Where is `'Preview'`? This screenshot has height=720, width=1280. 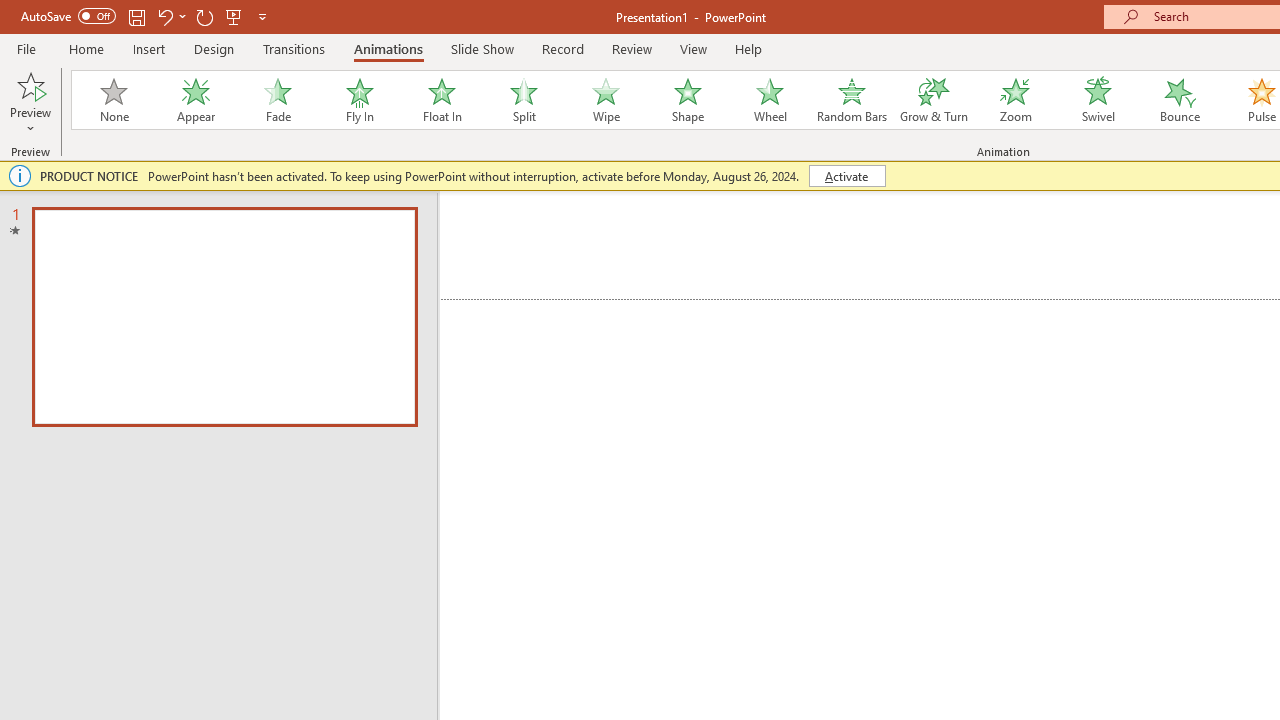
'Preview' is located at coordinates (30, 103).